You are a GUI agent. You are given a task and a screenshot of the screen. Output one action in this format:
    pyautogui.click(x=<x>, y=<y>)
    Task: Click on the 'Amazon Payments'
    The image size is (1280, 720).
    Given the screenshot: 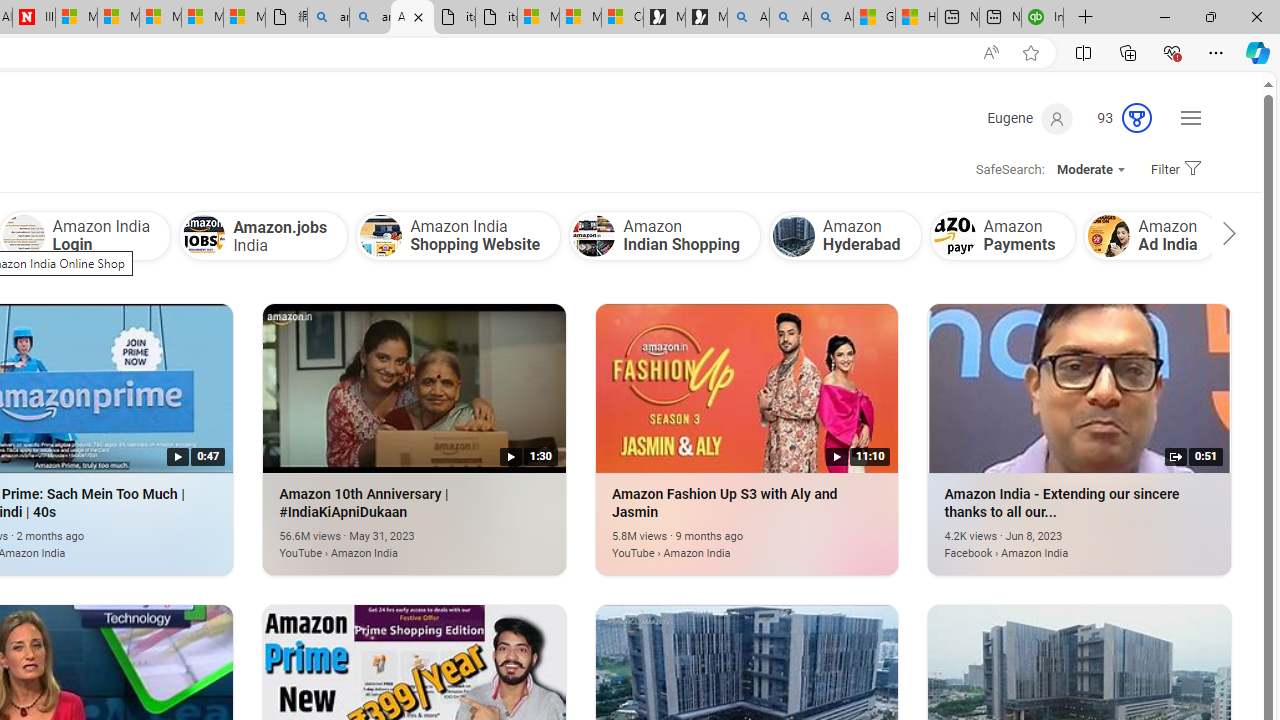 What is the action you would take?
    pyautogui.click(x=1003, y=234)
    